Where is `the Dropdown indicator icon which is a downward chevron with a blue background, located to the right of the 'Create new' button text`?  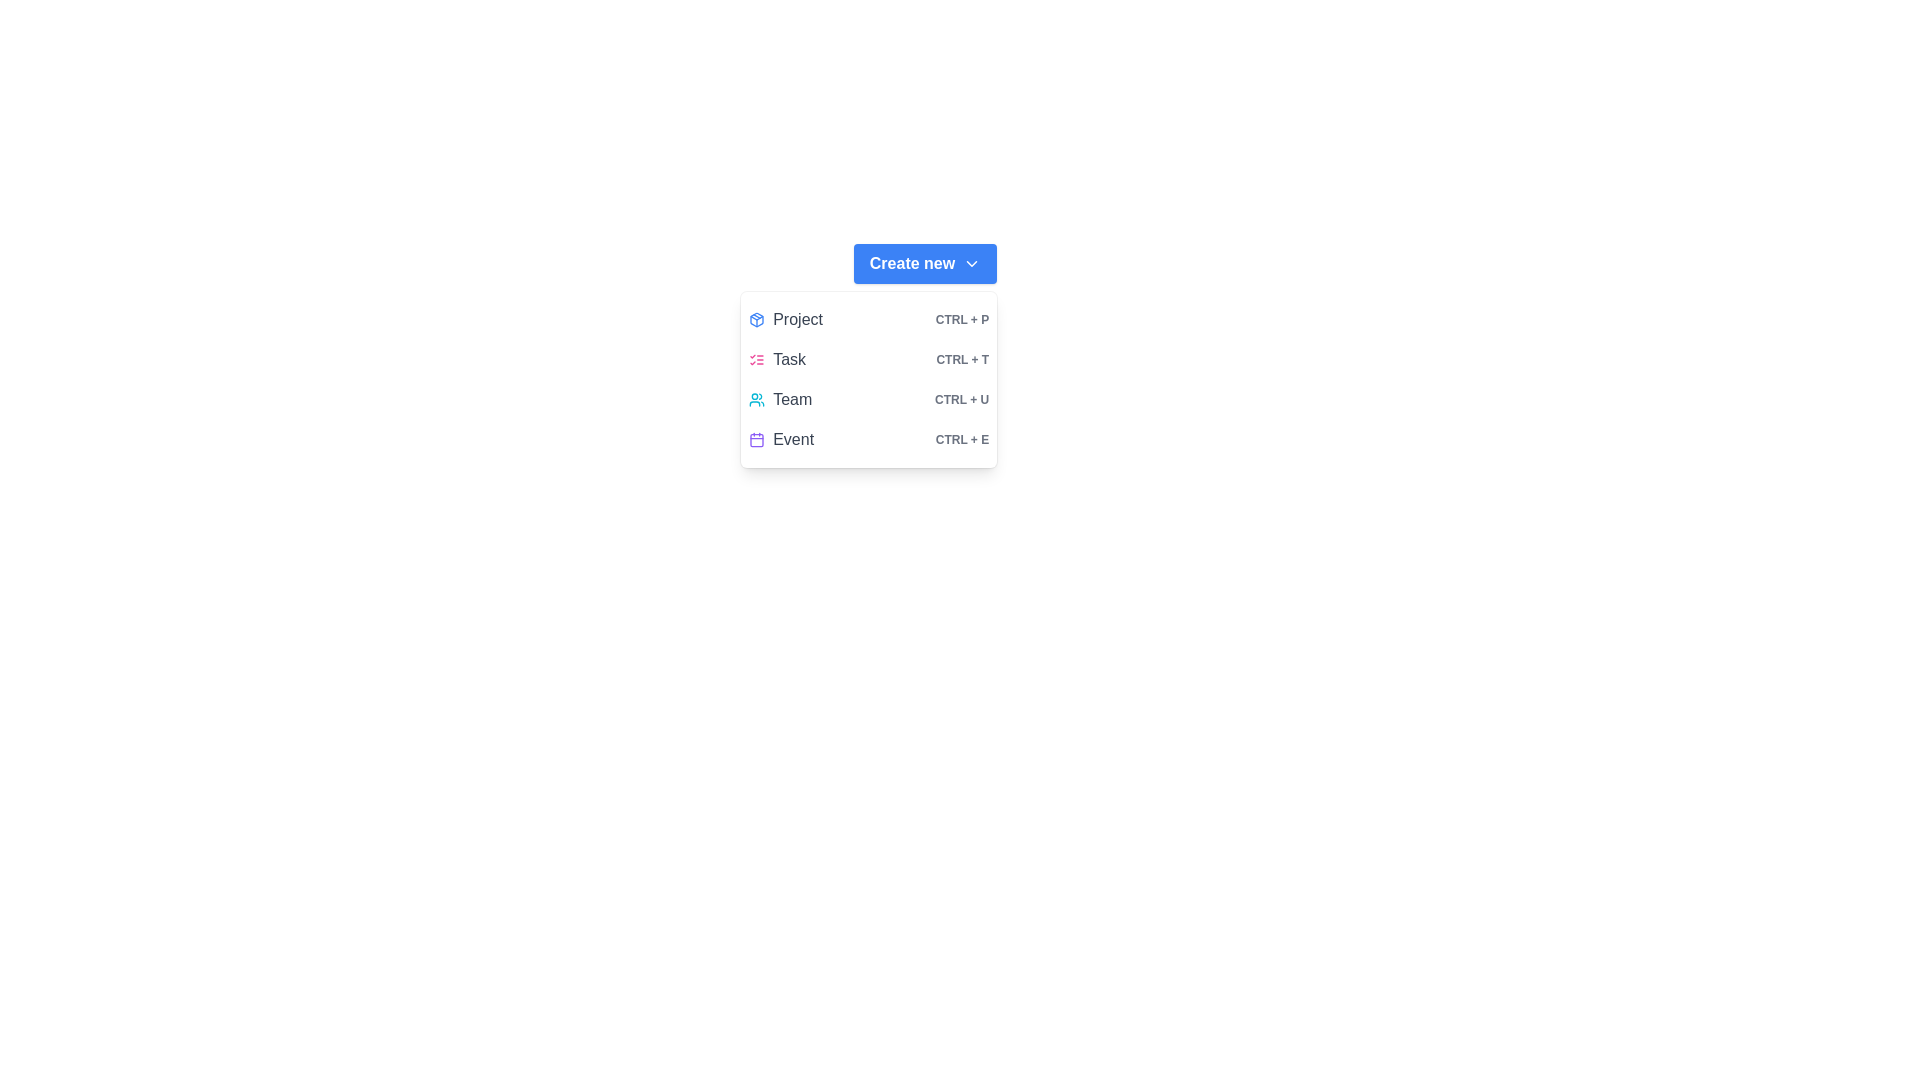 the Dropdown indicator icon which is a downward chevron with a blue background, located to the right of the 'Create new' button text is located at coordinates (972, 262).